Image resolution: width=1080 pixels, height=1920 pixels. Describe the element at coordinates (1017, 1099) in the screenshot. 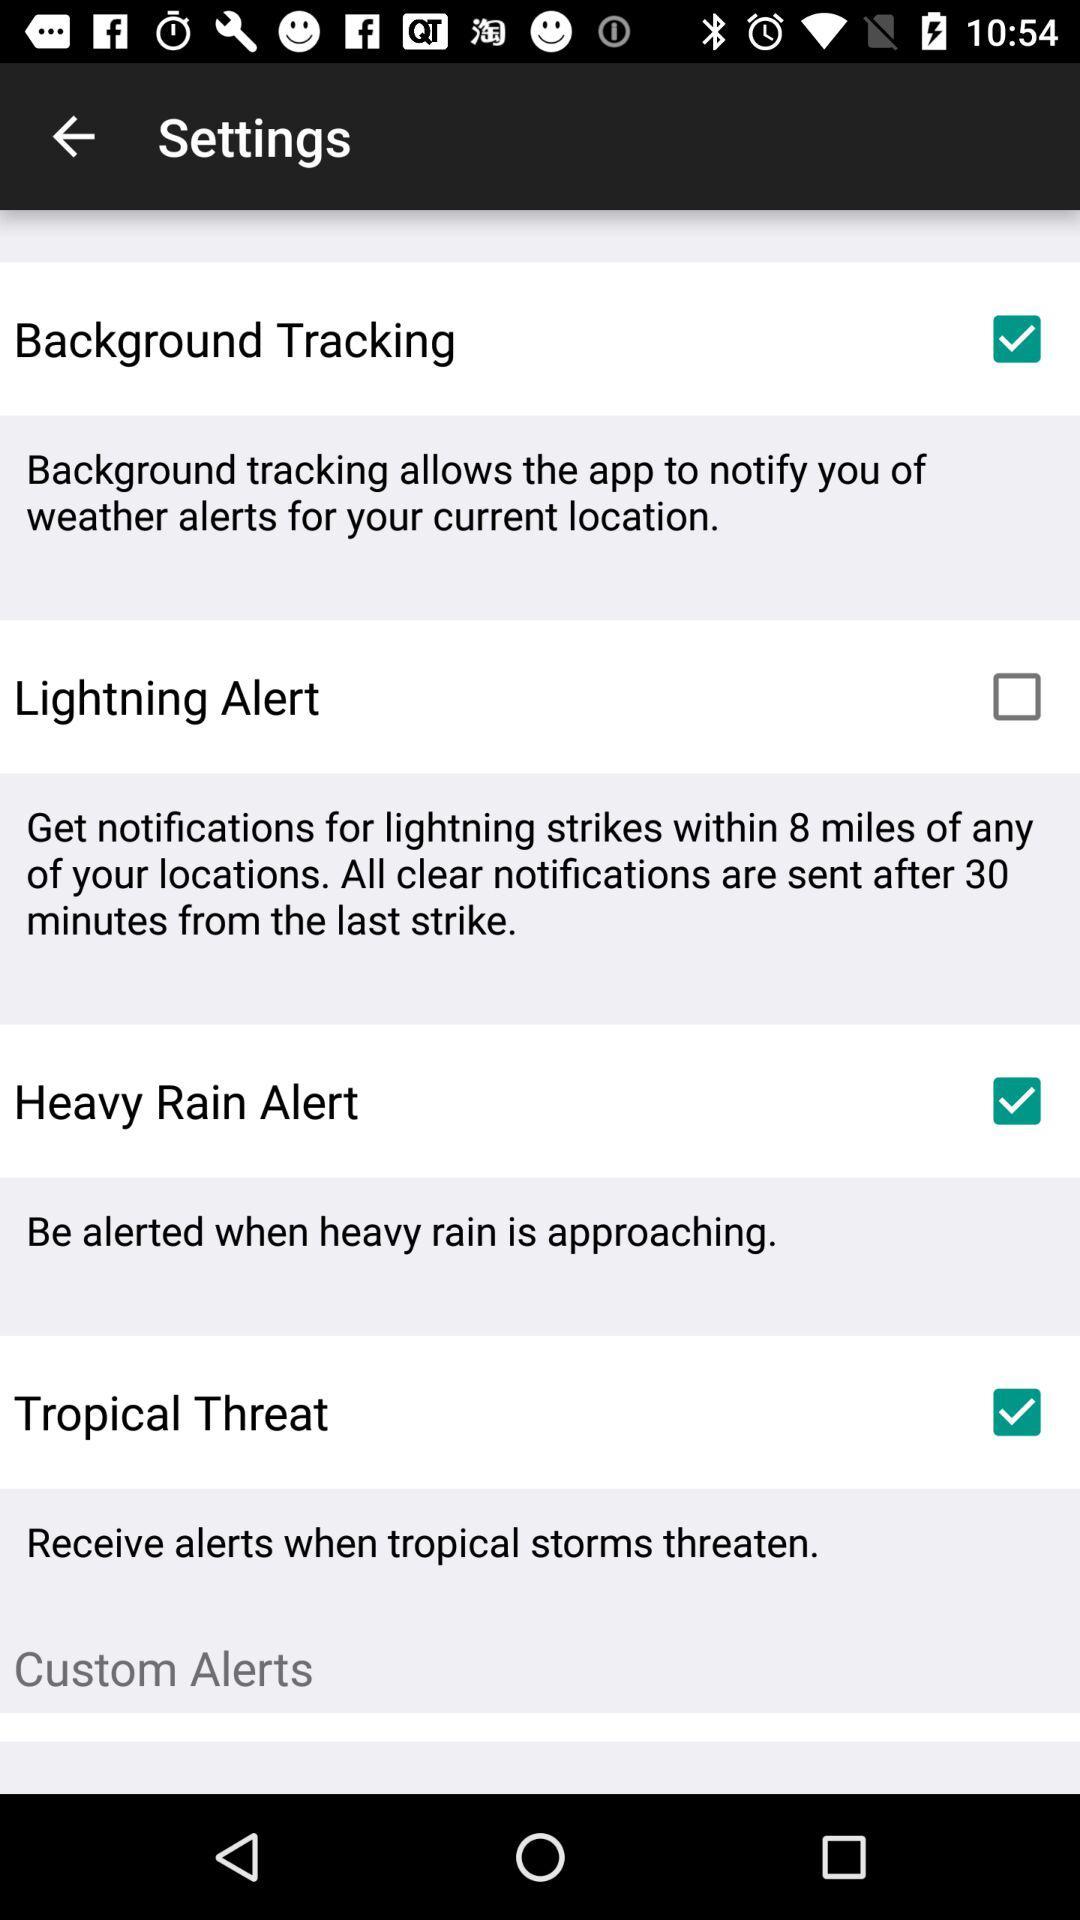

I see `selection` at that location.